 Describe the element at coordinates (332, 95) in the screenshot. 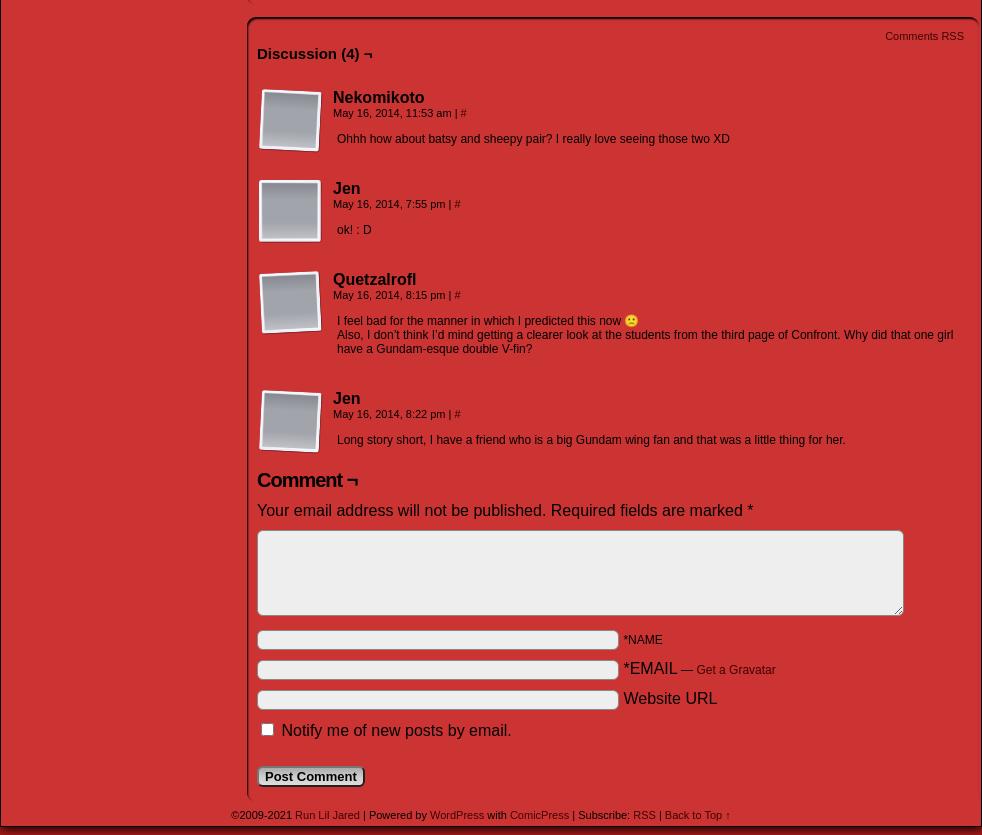

I see `'Nekomikoto'` at that location.